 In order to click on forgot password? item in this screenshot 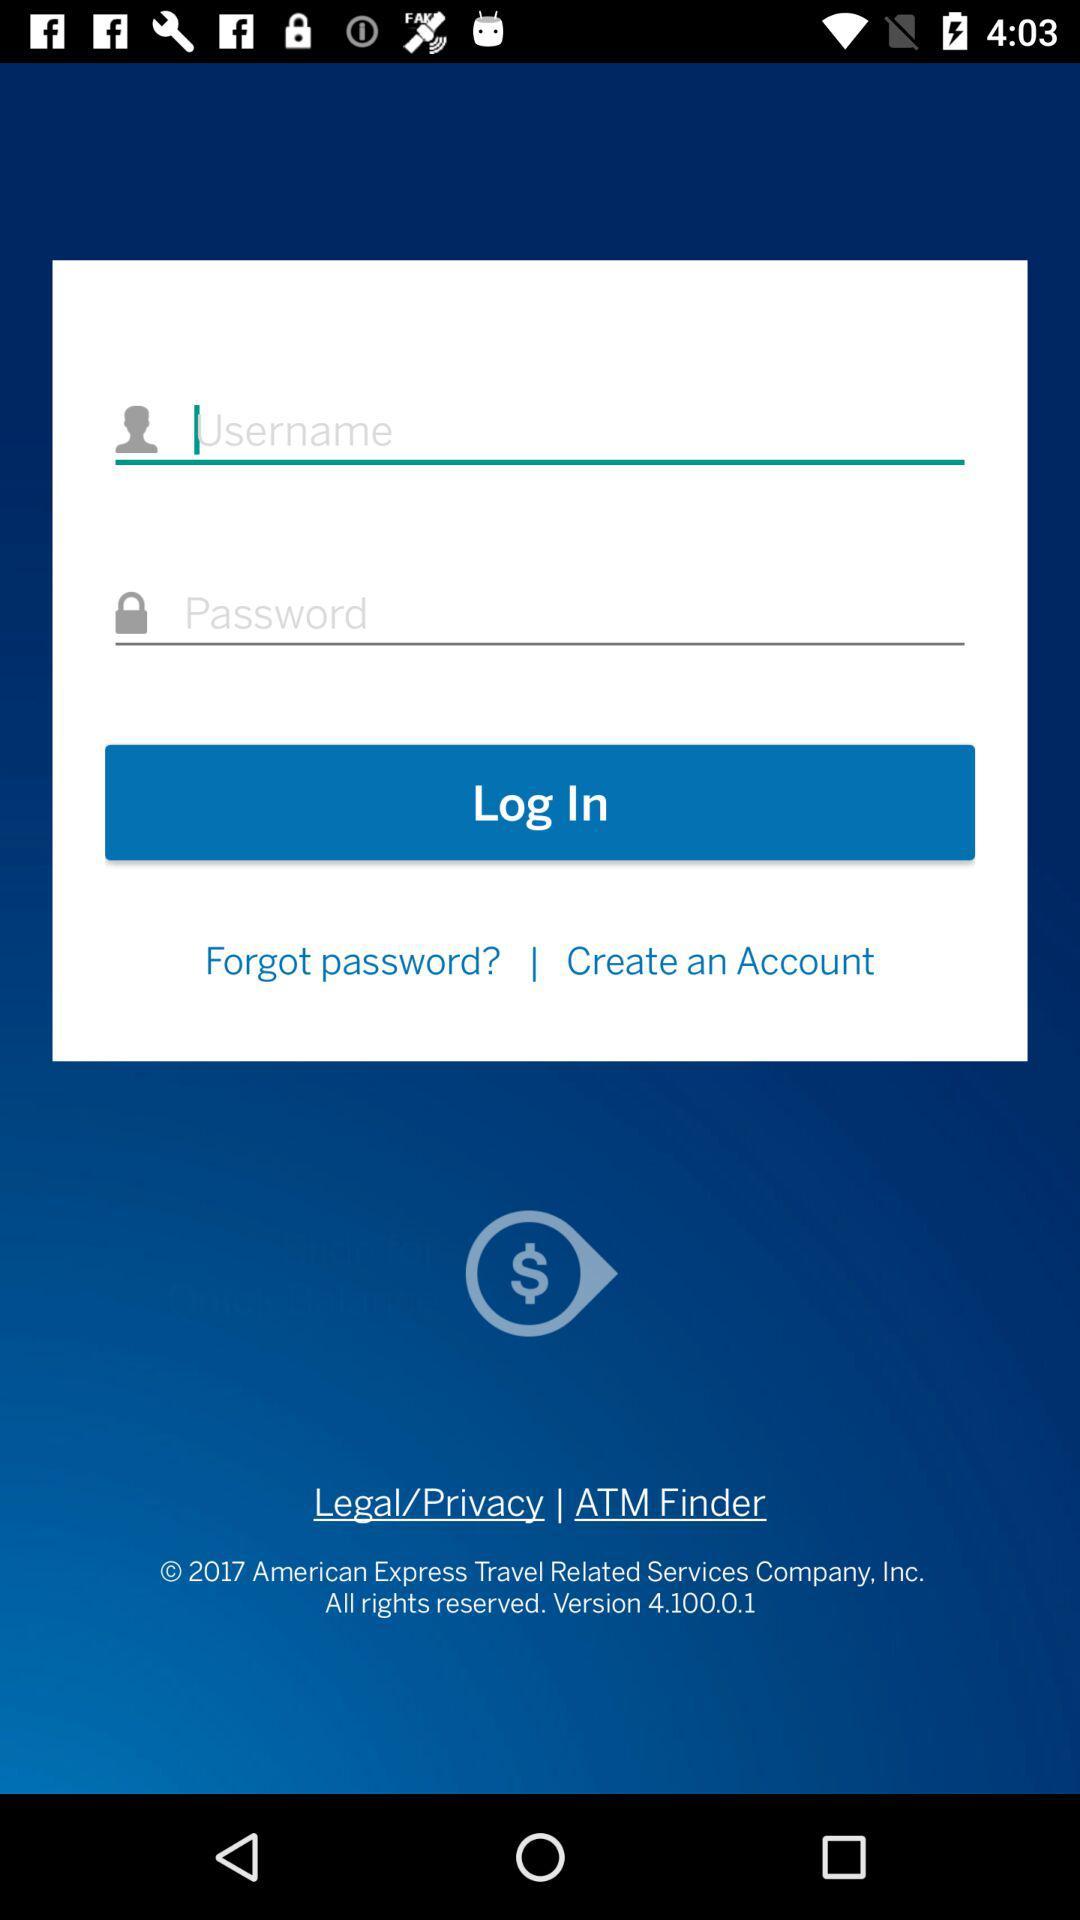, I will do `click(351, 960)`.